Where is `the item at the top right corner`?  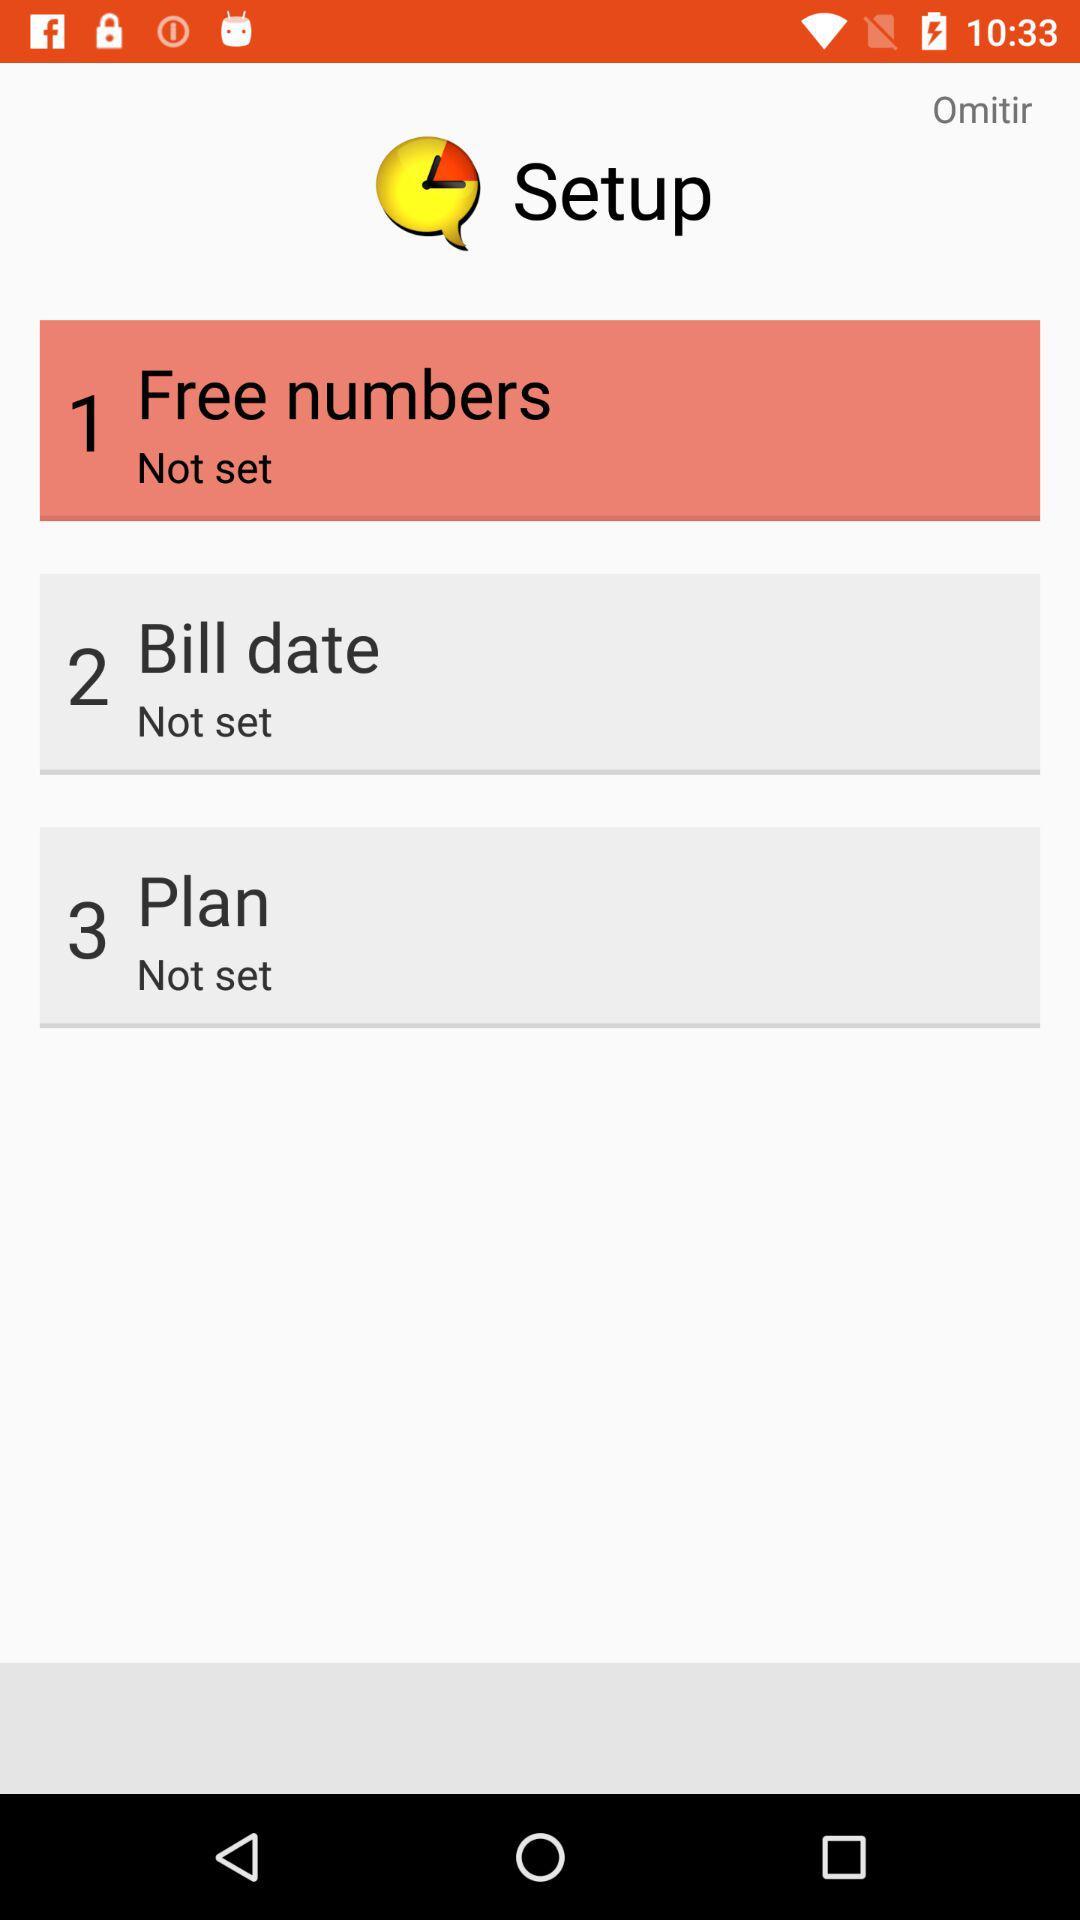
the item at the top right corner is located at coordinates (981, 107).